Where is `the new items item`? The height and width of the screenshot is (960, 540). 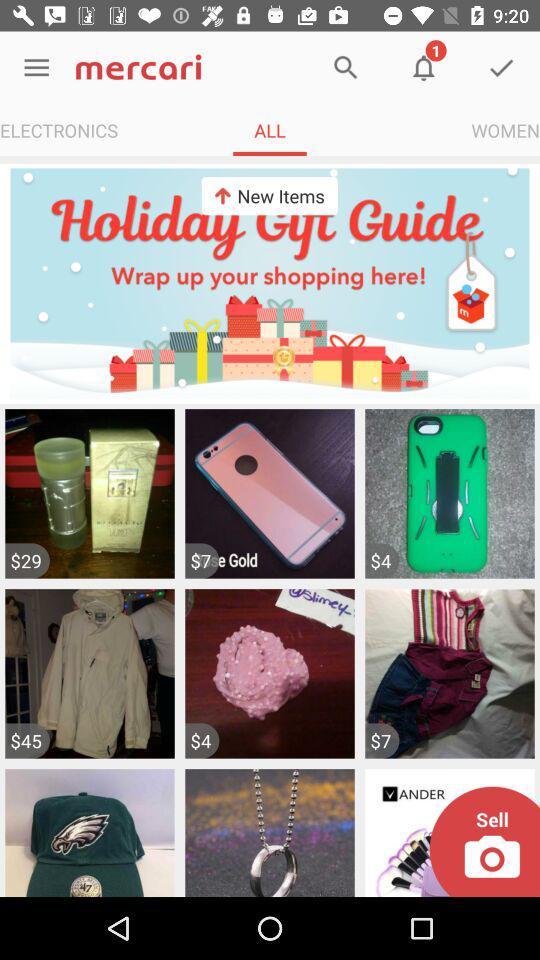
the new items item is located at coordinates (269, 196).